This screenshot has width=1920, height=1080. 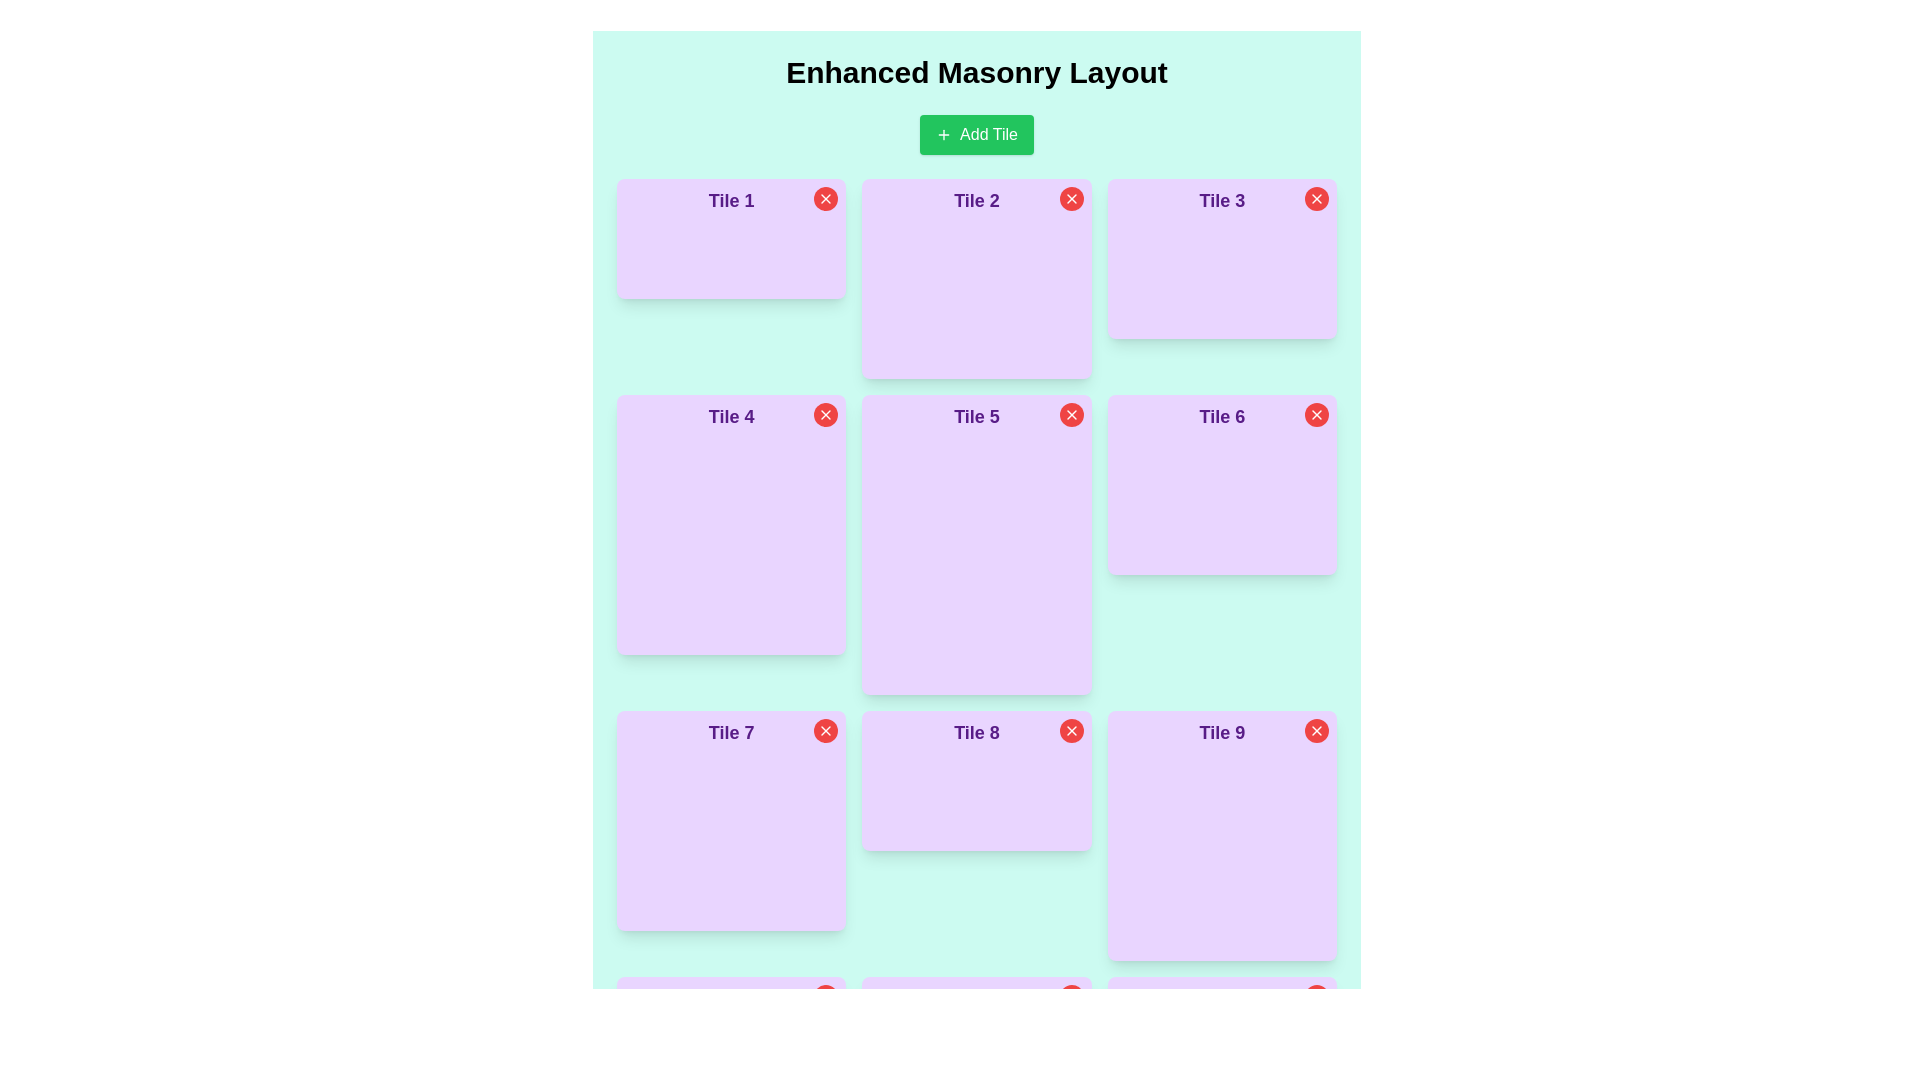 I want to click on the circular red button with a white 'X' icon in the top-right corner of 'Tile 1', so click(x=826, y=199).